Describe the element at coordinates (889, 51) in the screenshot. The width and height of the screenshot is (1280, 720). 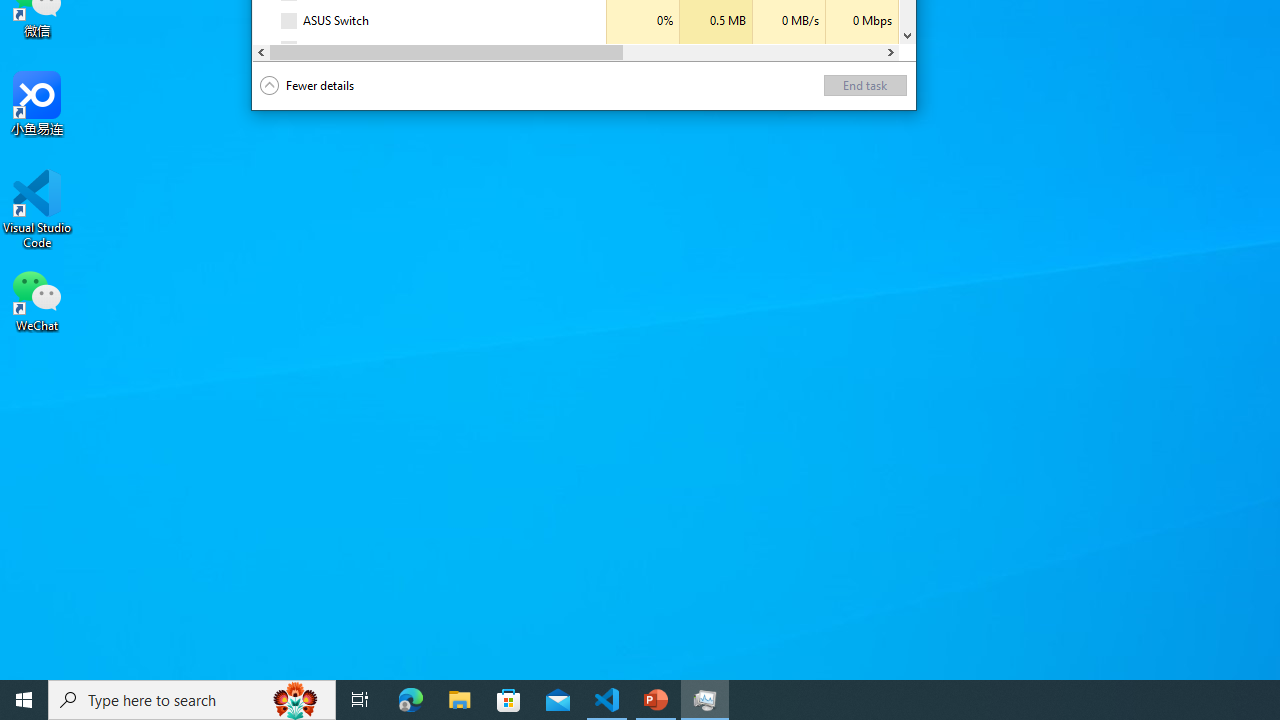
I see `'Column right'` at that location.